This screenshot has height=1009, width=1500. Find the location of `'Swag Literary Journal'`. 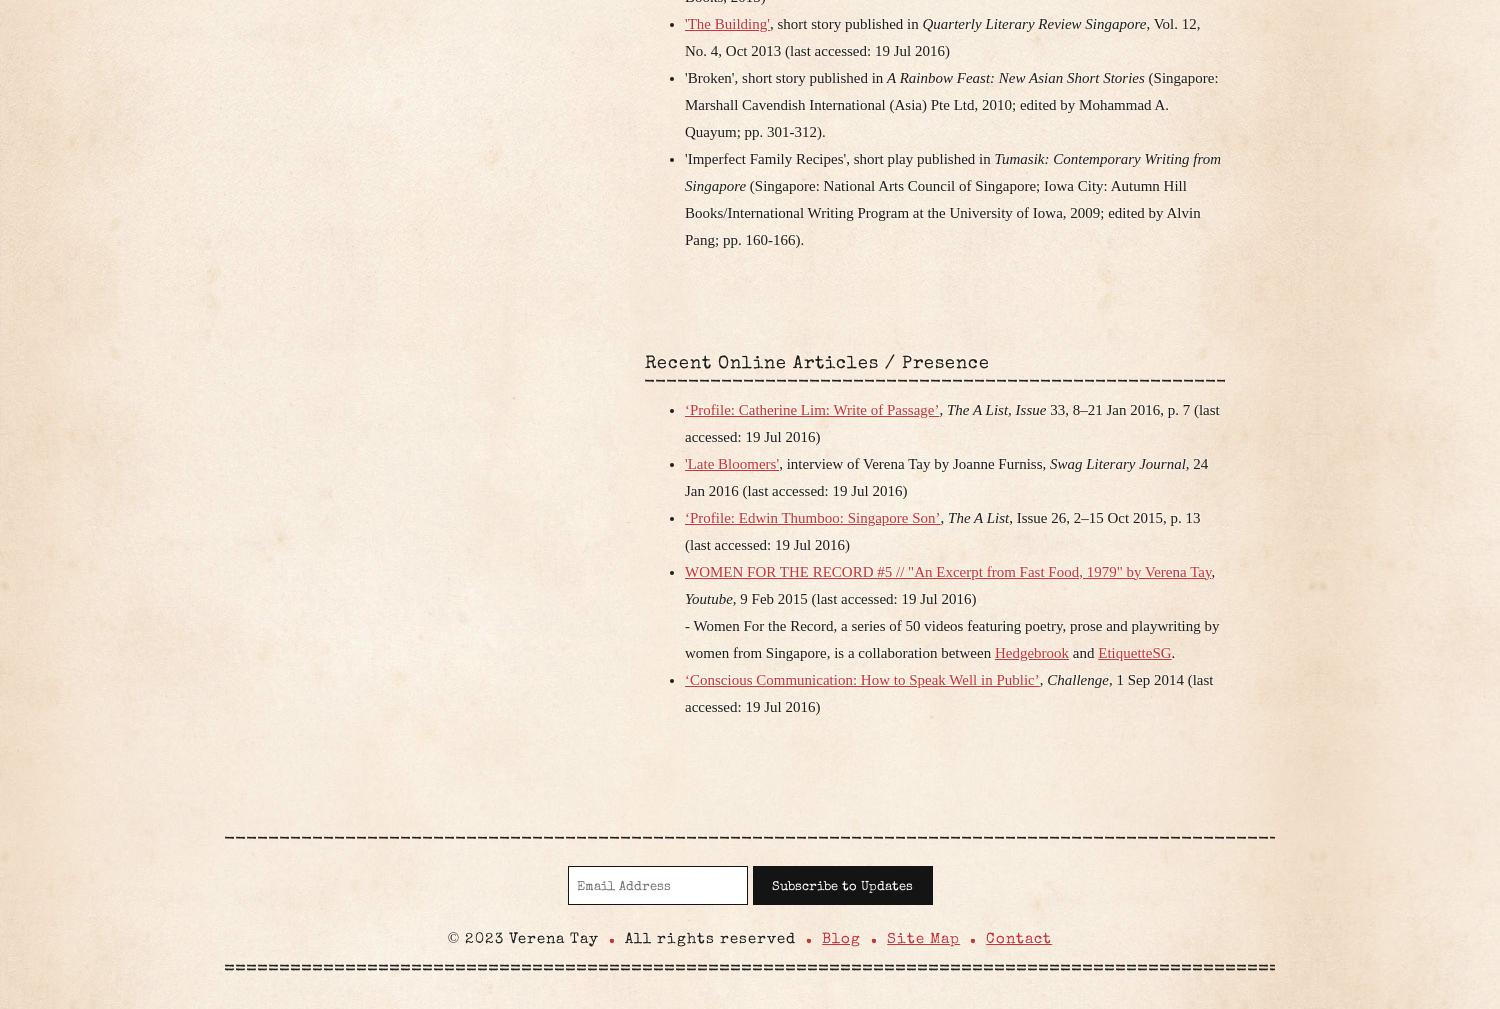

'Swag Literary Journal' is located at coordinates (1116, 462).